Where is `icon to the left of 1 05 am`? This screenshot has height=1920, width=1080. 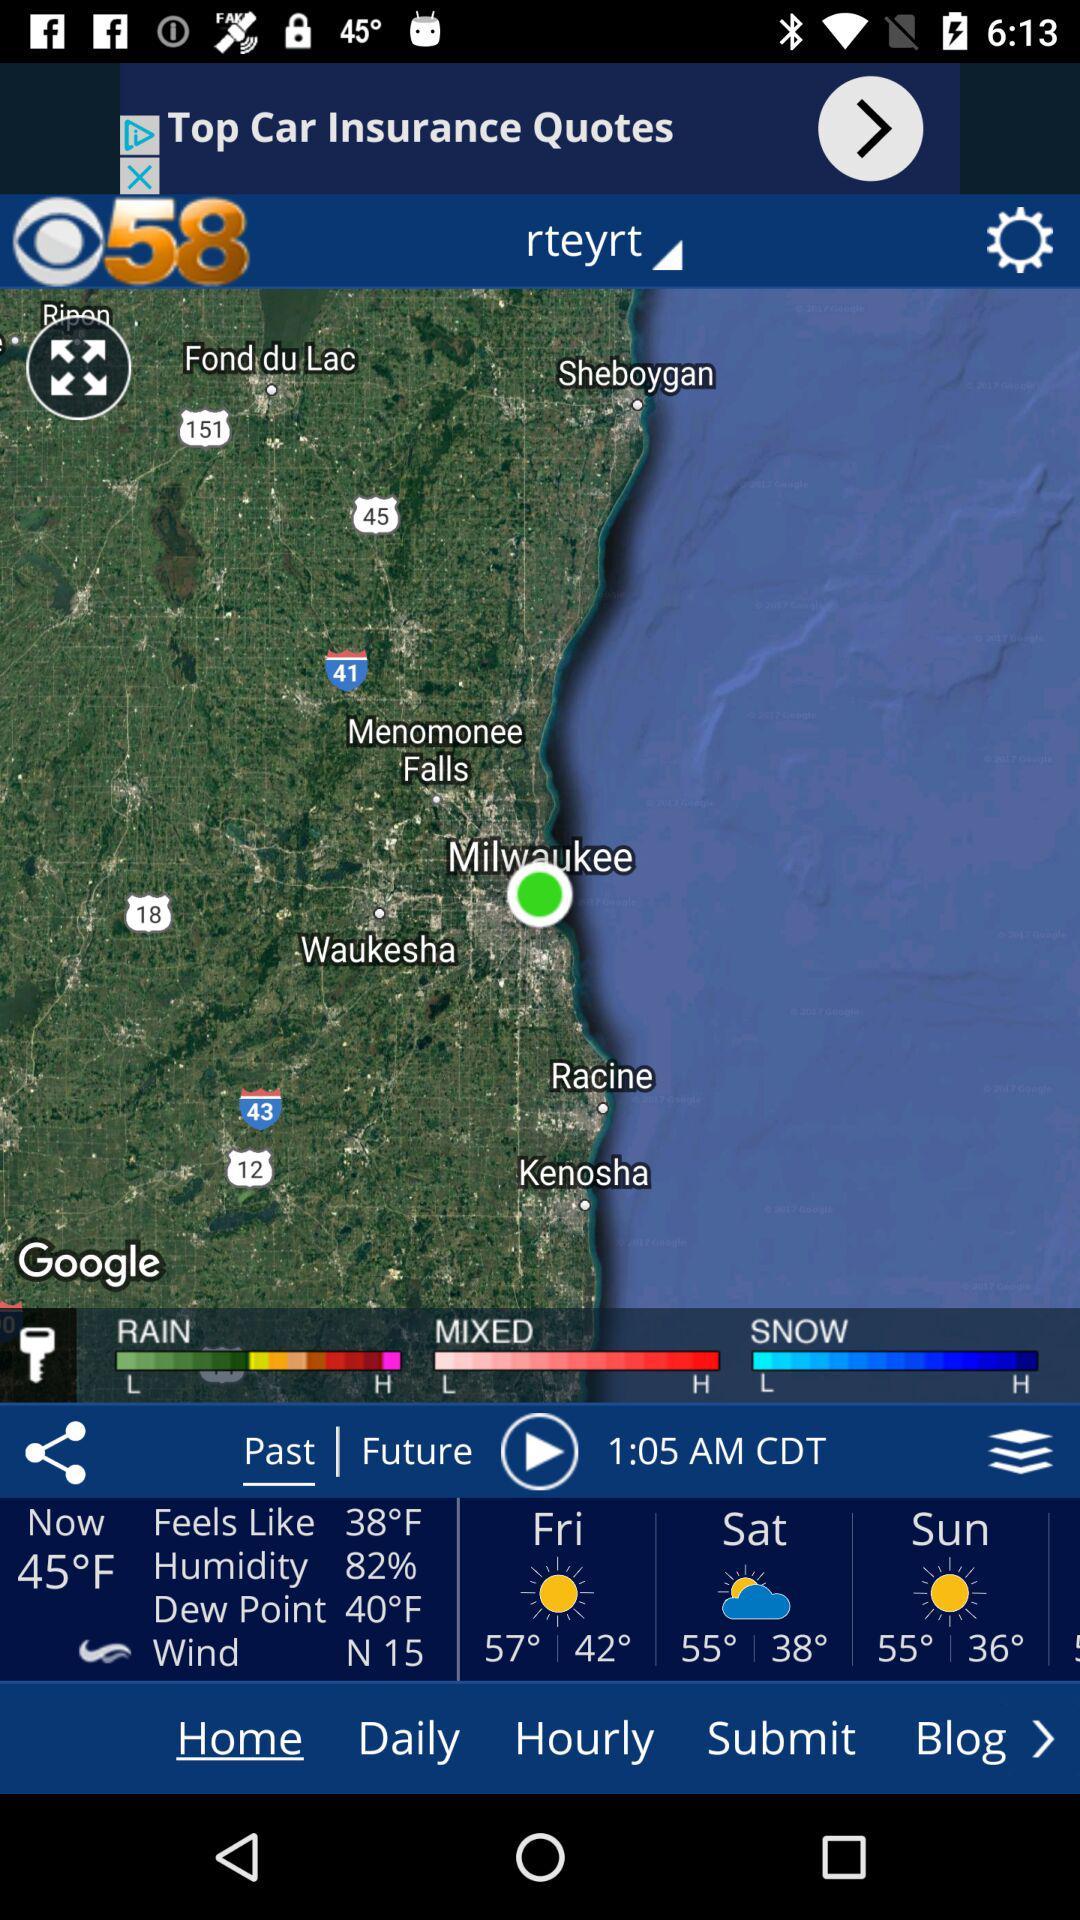
icon to the left of 1 05 am is located at coordinates (538, 1451).